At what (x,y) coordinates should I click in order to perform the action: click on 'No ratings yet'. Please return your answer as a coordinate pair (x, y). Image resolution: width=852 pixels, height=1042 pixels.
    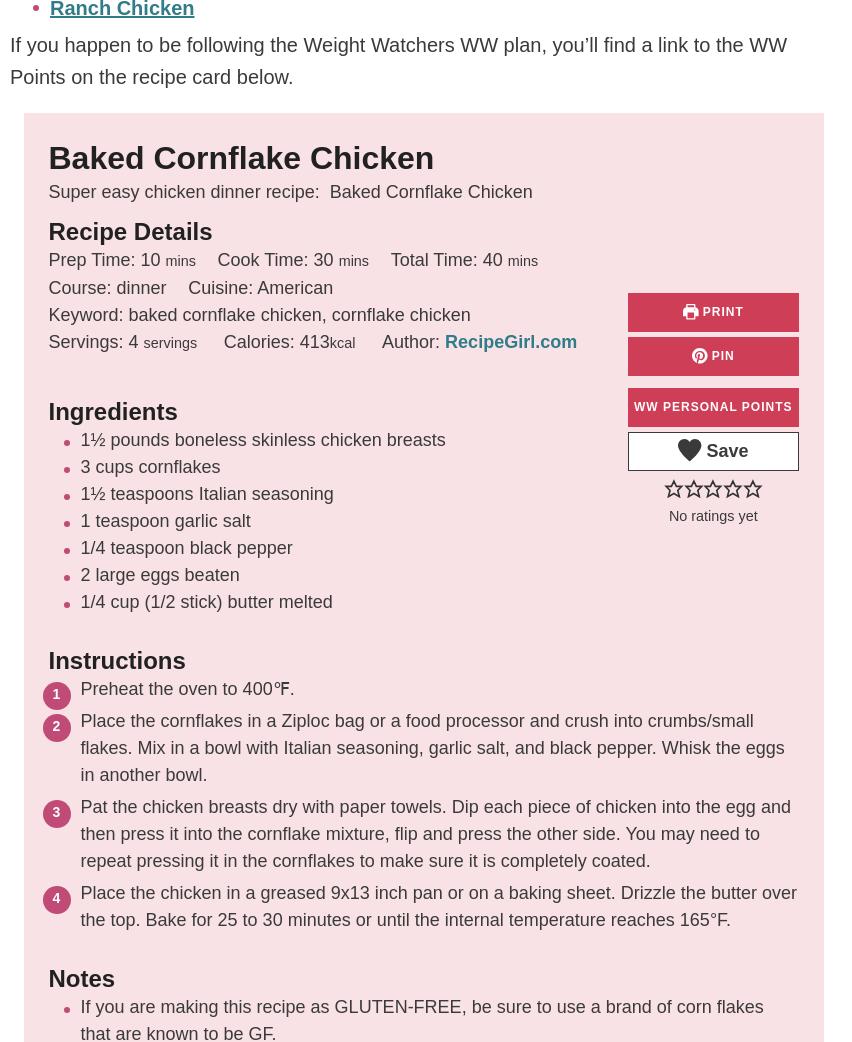
    Looking at the image, I should click on (711, 514).